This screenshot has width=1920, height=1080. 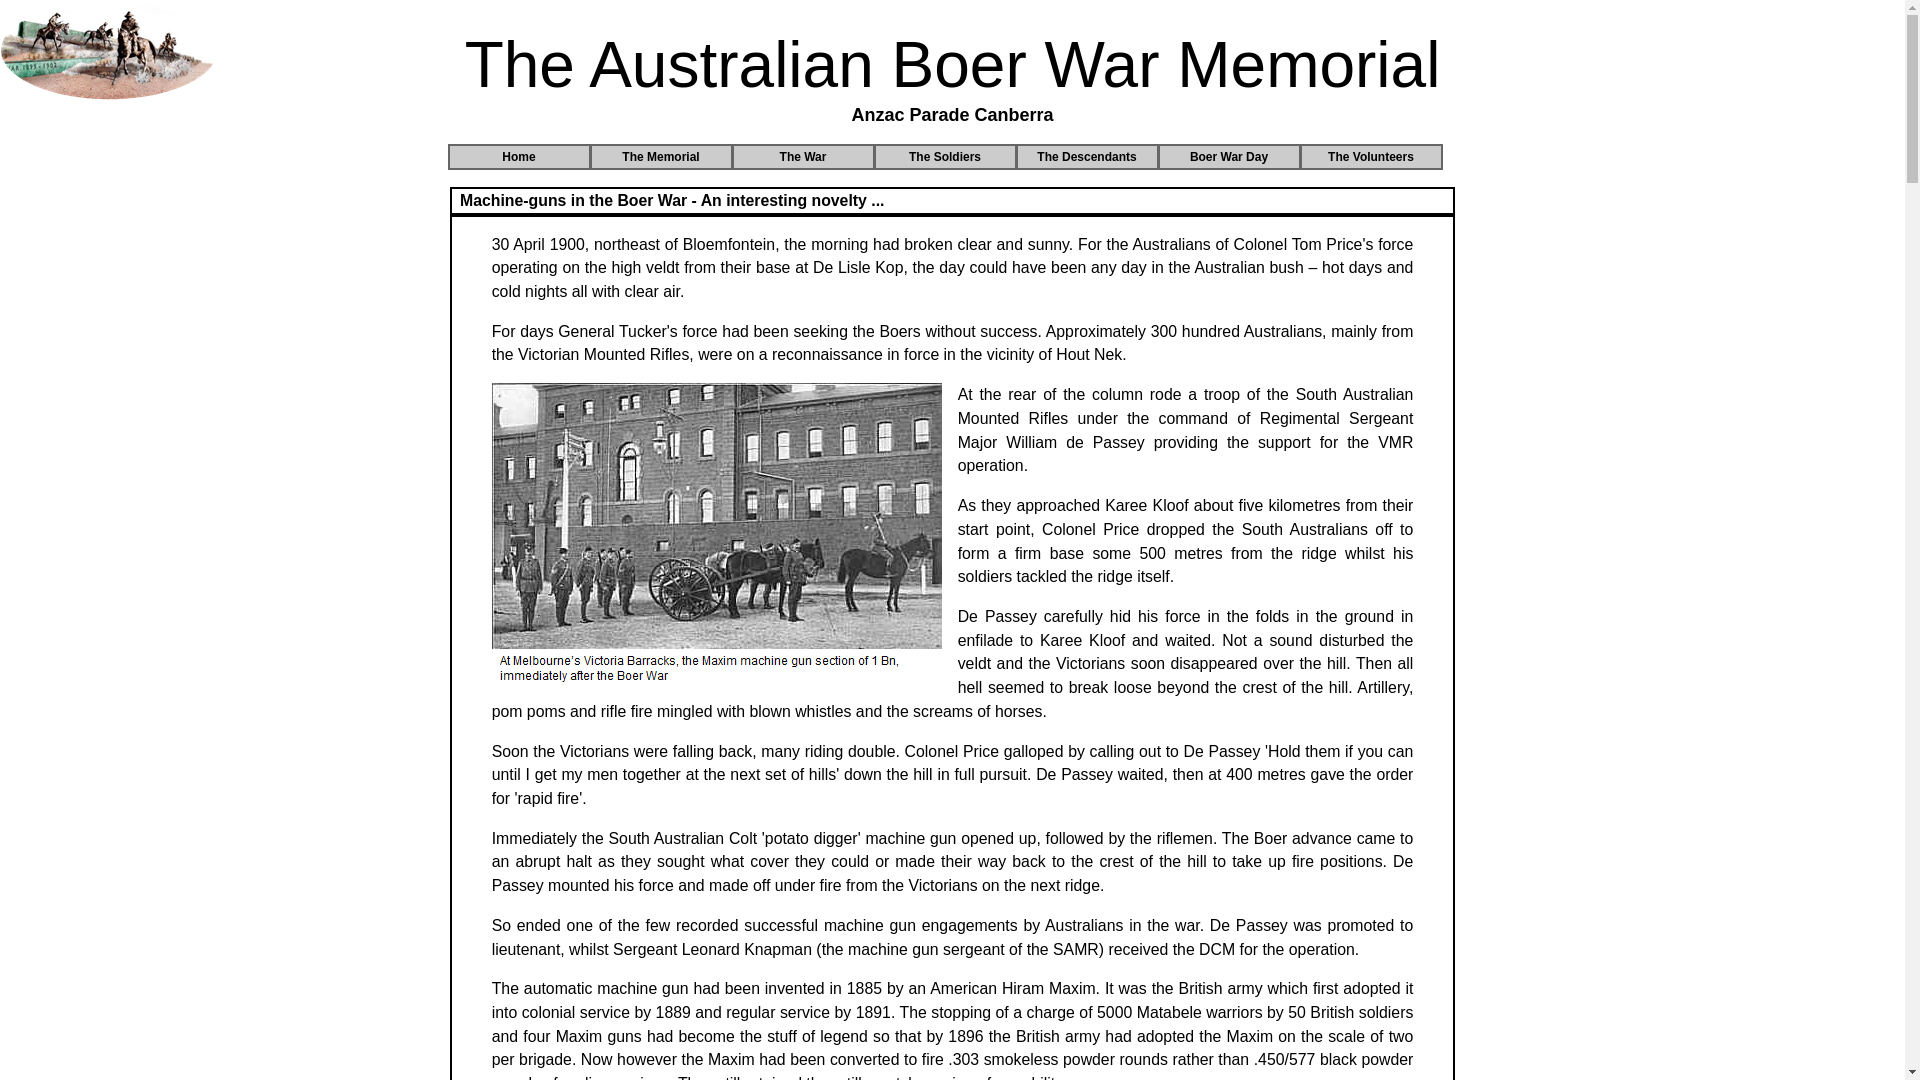 What do you see at coordinates (1086, 156) in the screenshot?
I see `'The Descendants'` at bounding box center [1086, 156].